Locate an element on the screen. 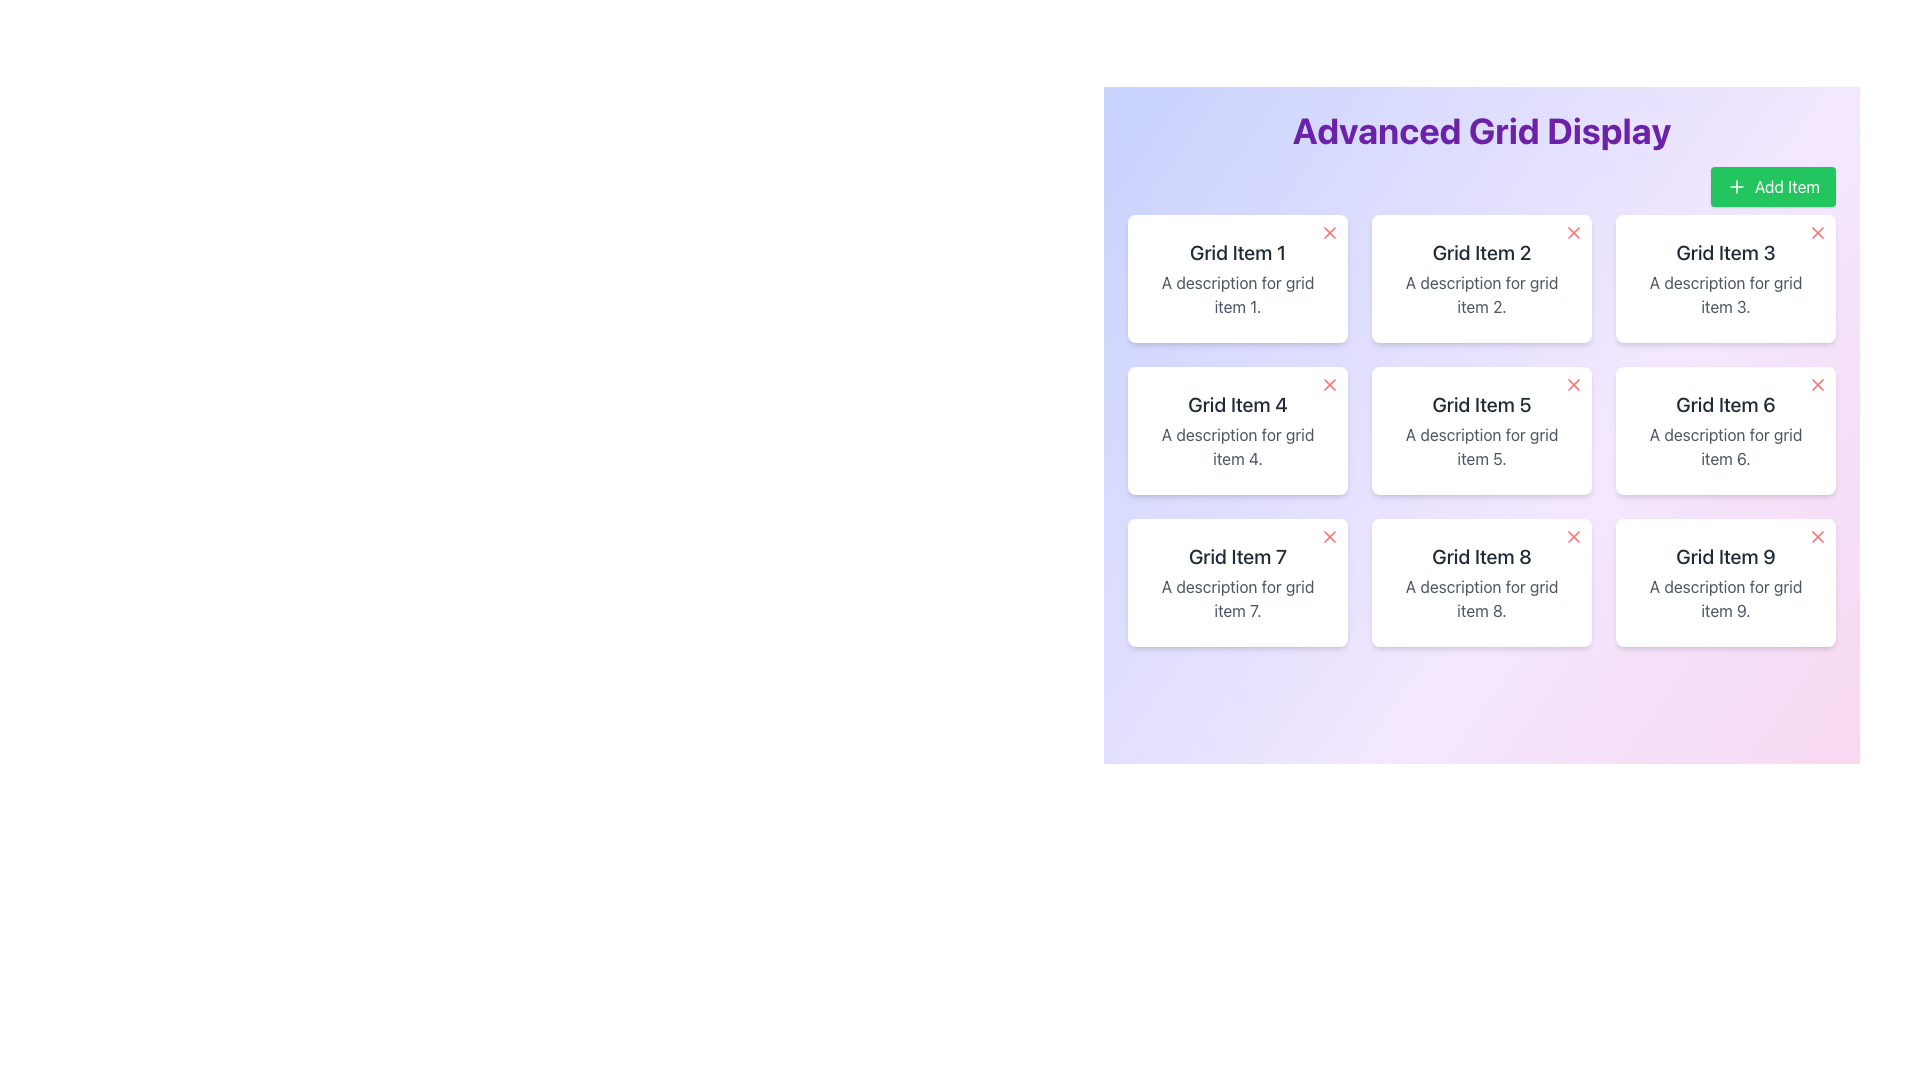 The height and width of the screenshot is (1080, 1920). the close or delete icon located in the top-right corner of the card labeled 'Grid Item 4' in the grid layout is located at coordinates (1329, 385).